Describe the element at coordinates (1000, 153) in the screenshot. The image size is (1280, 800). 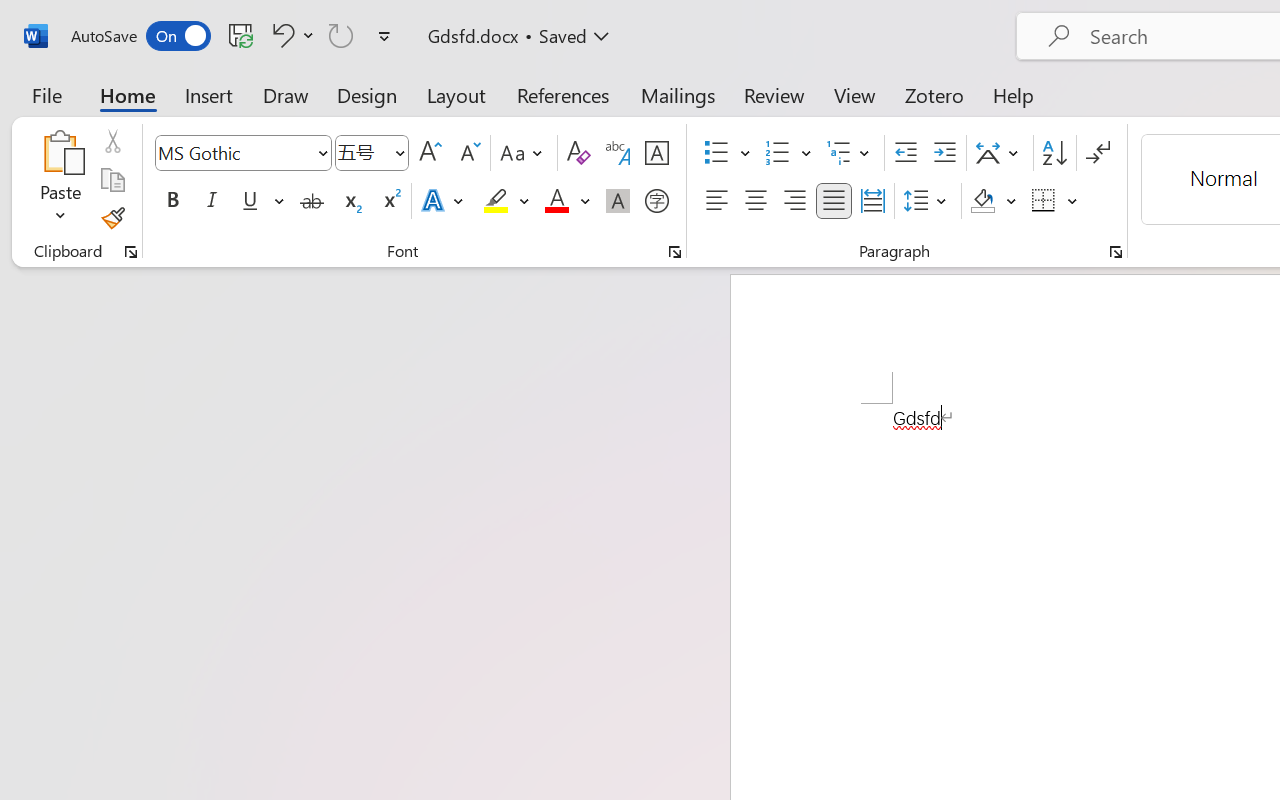
I see `'Asian Layout'` at that location.